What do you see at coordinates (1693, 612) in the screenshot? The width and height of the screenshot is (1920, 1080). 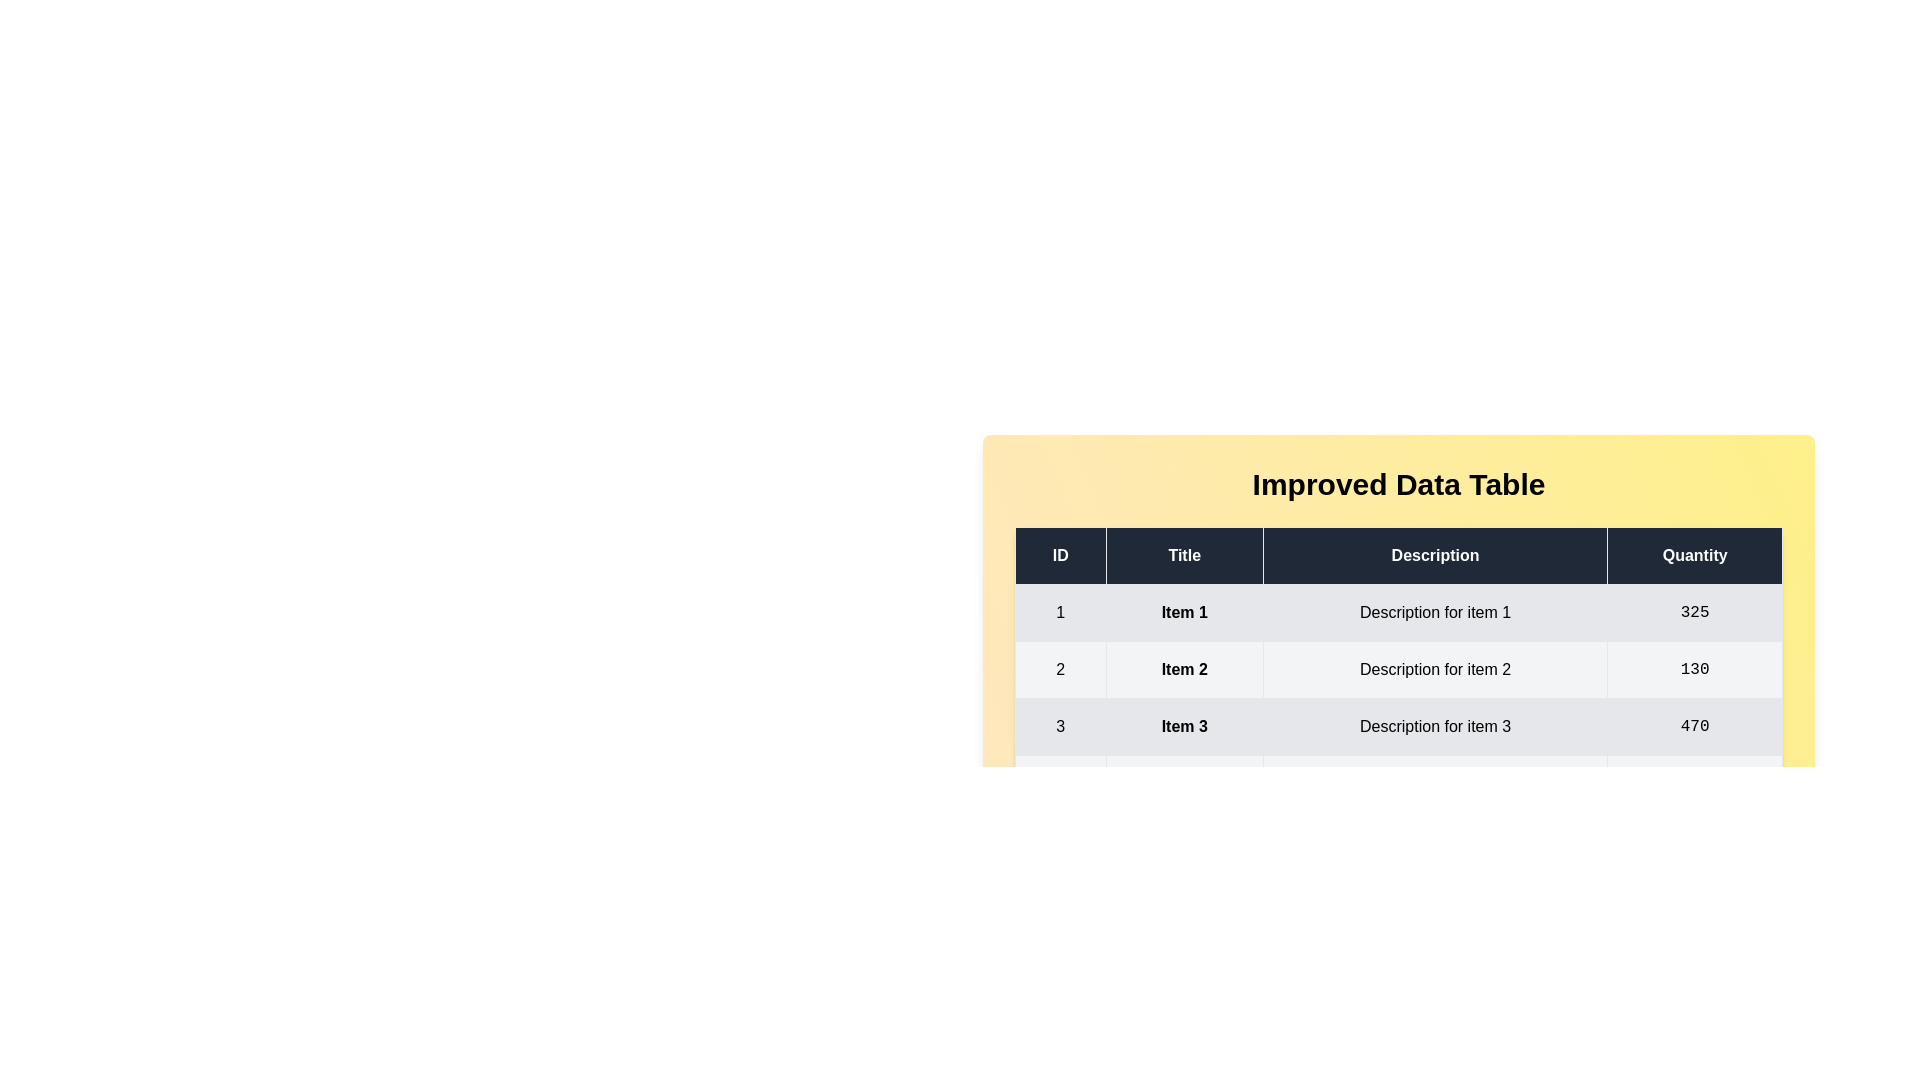 I see `the cell with content 325 to select its content` at bounding box center [1693, 612].